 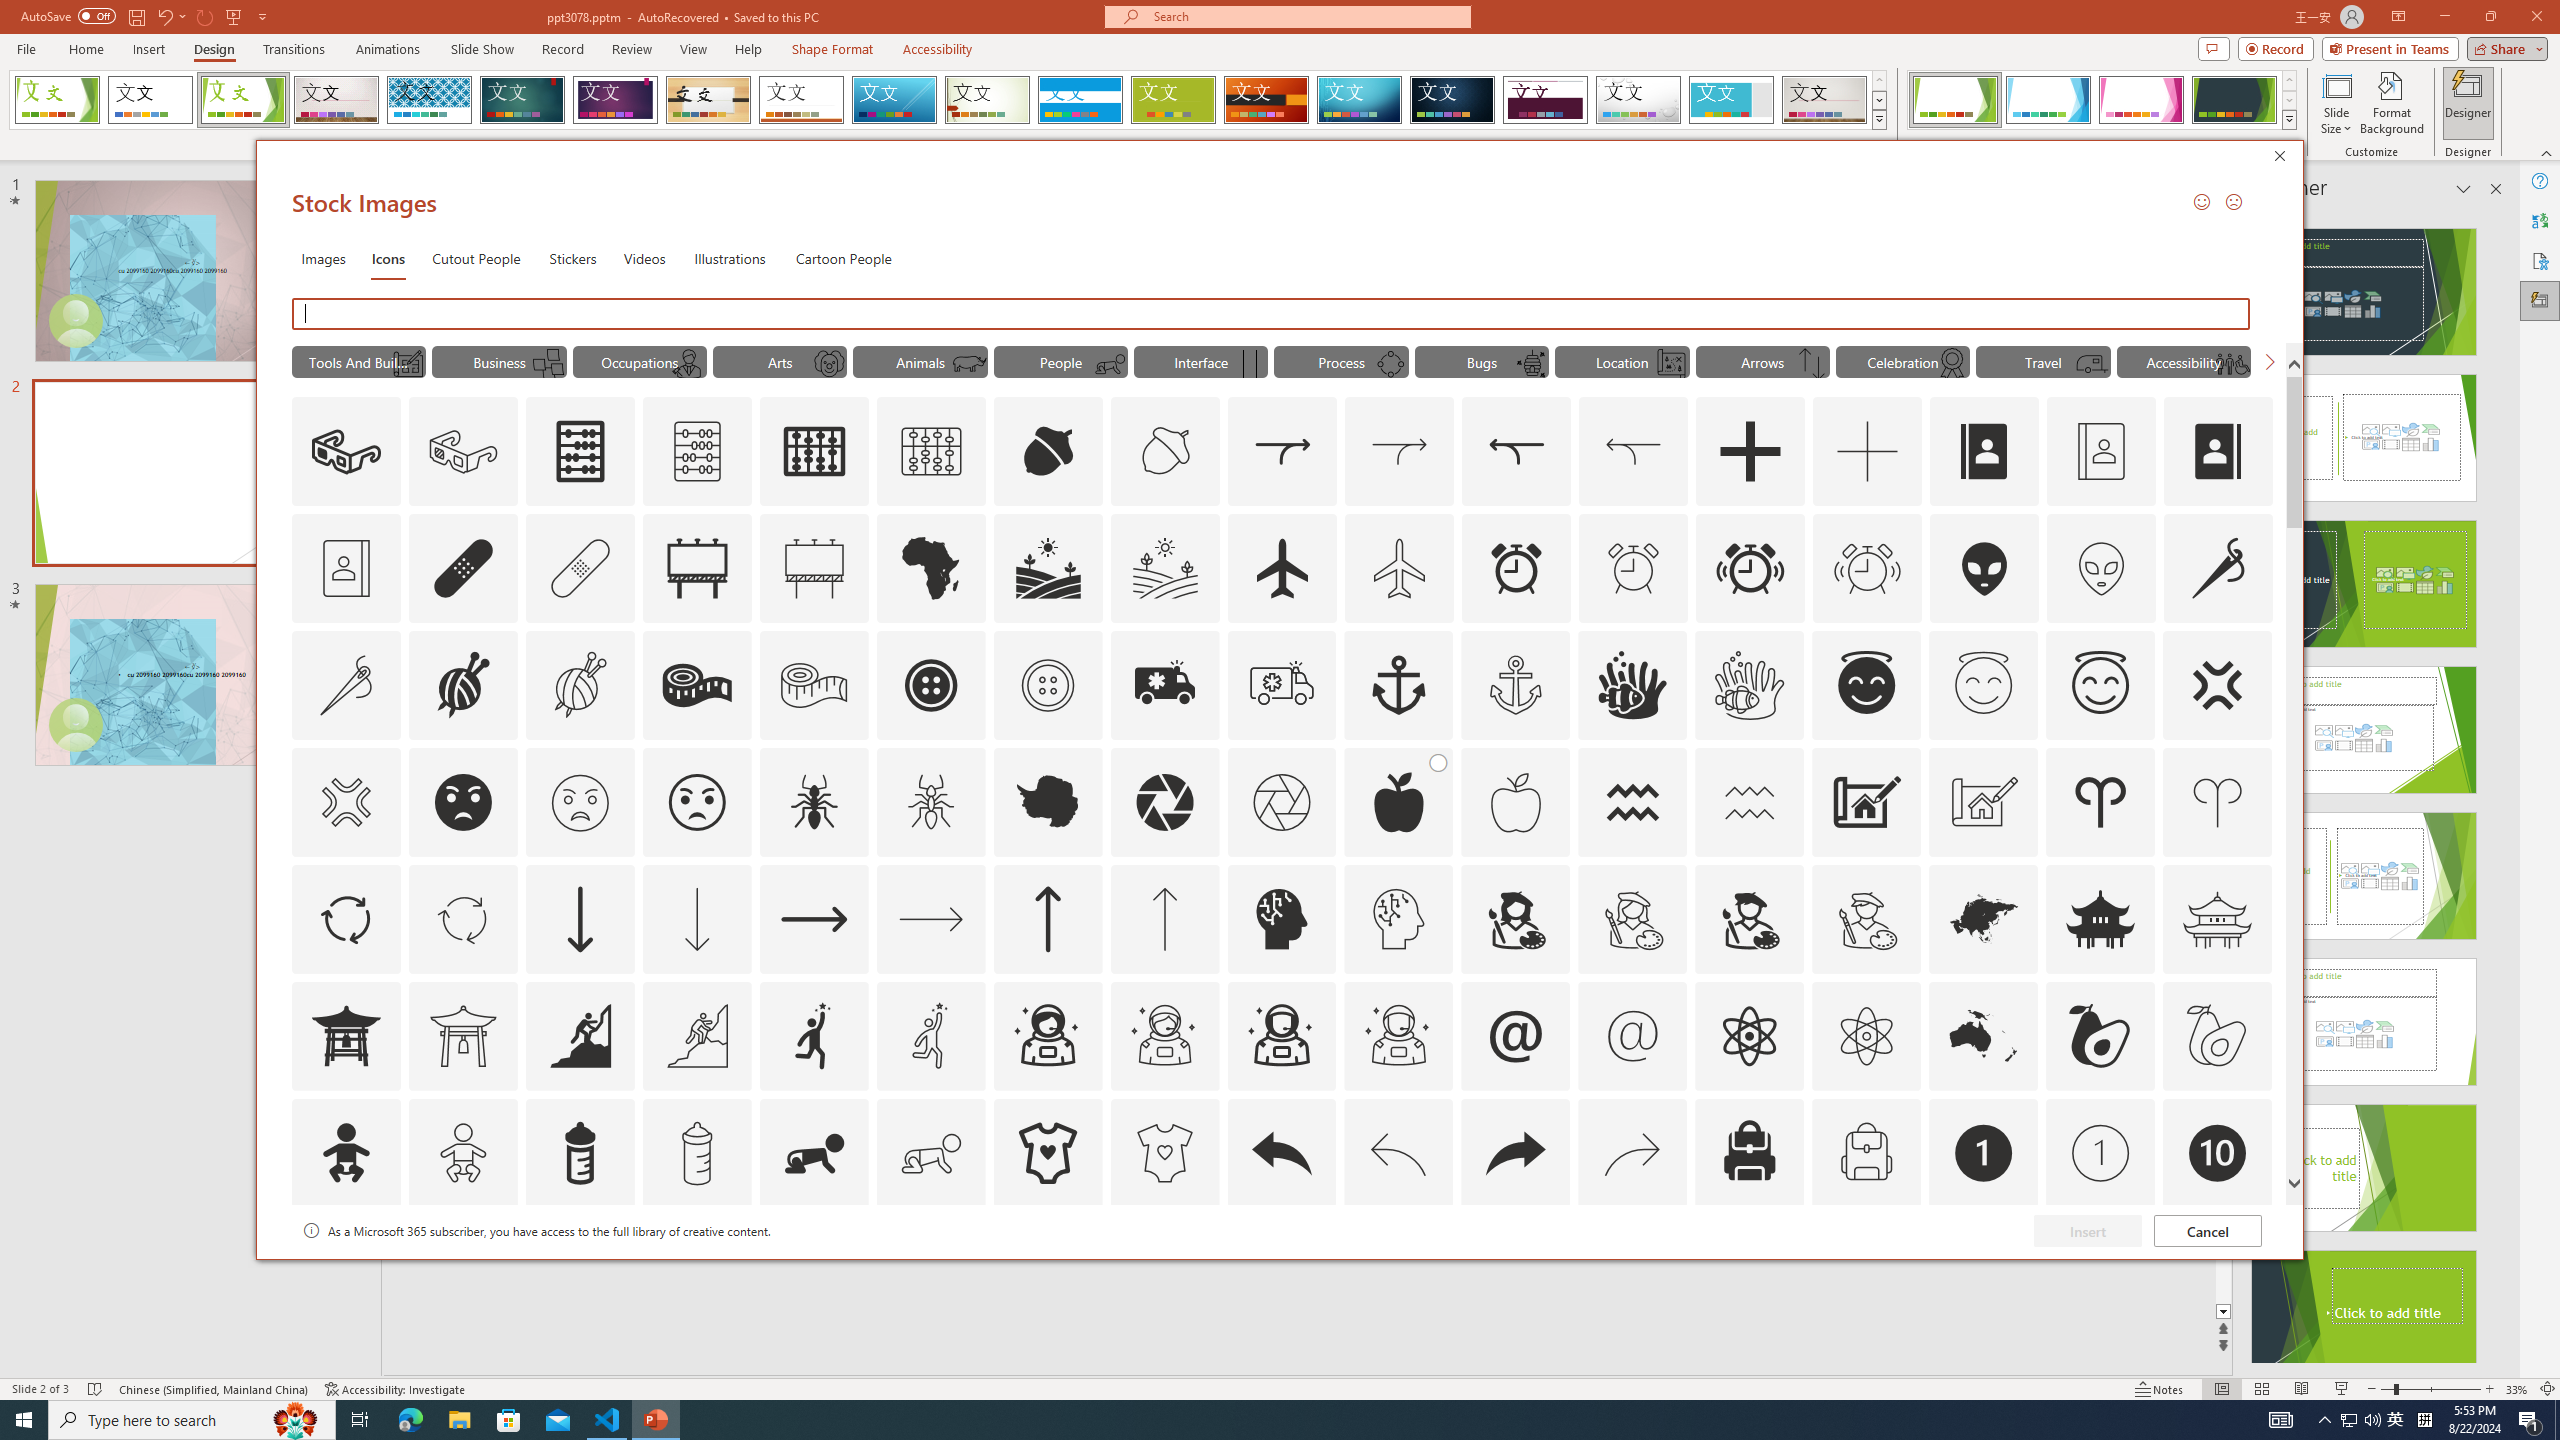 I want to click on 'AutomationID: Icons_Aspiration', so click(x=578, y=1034).